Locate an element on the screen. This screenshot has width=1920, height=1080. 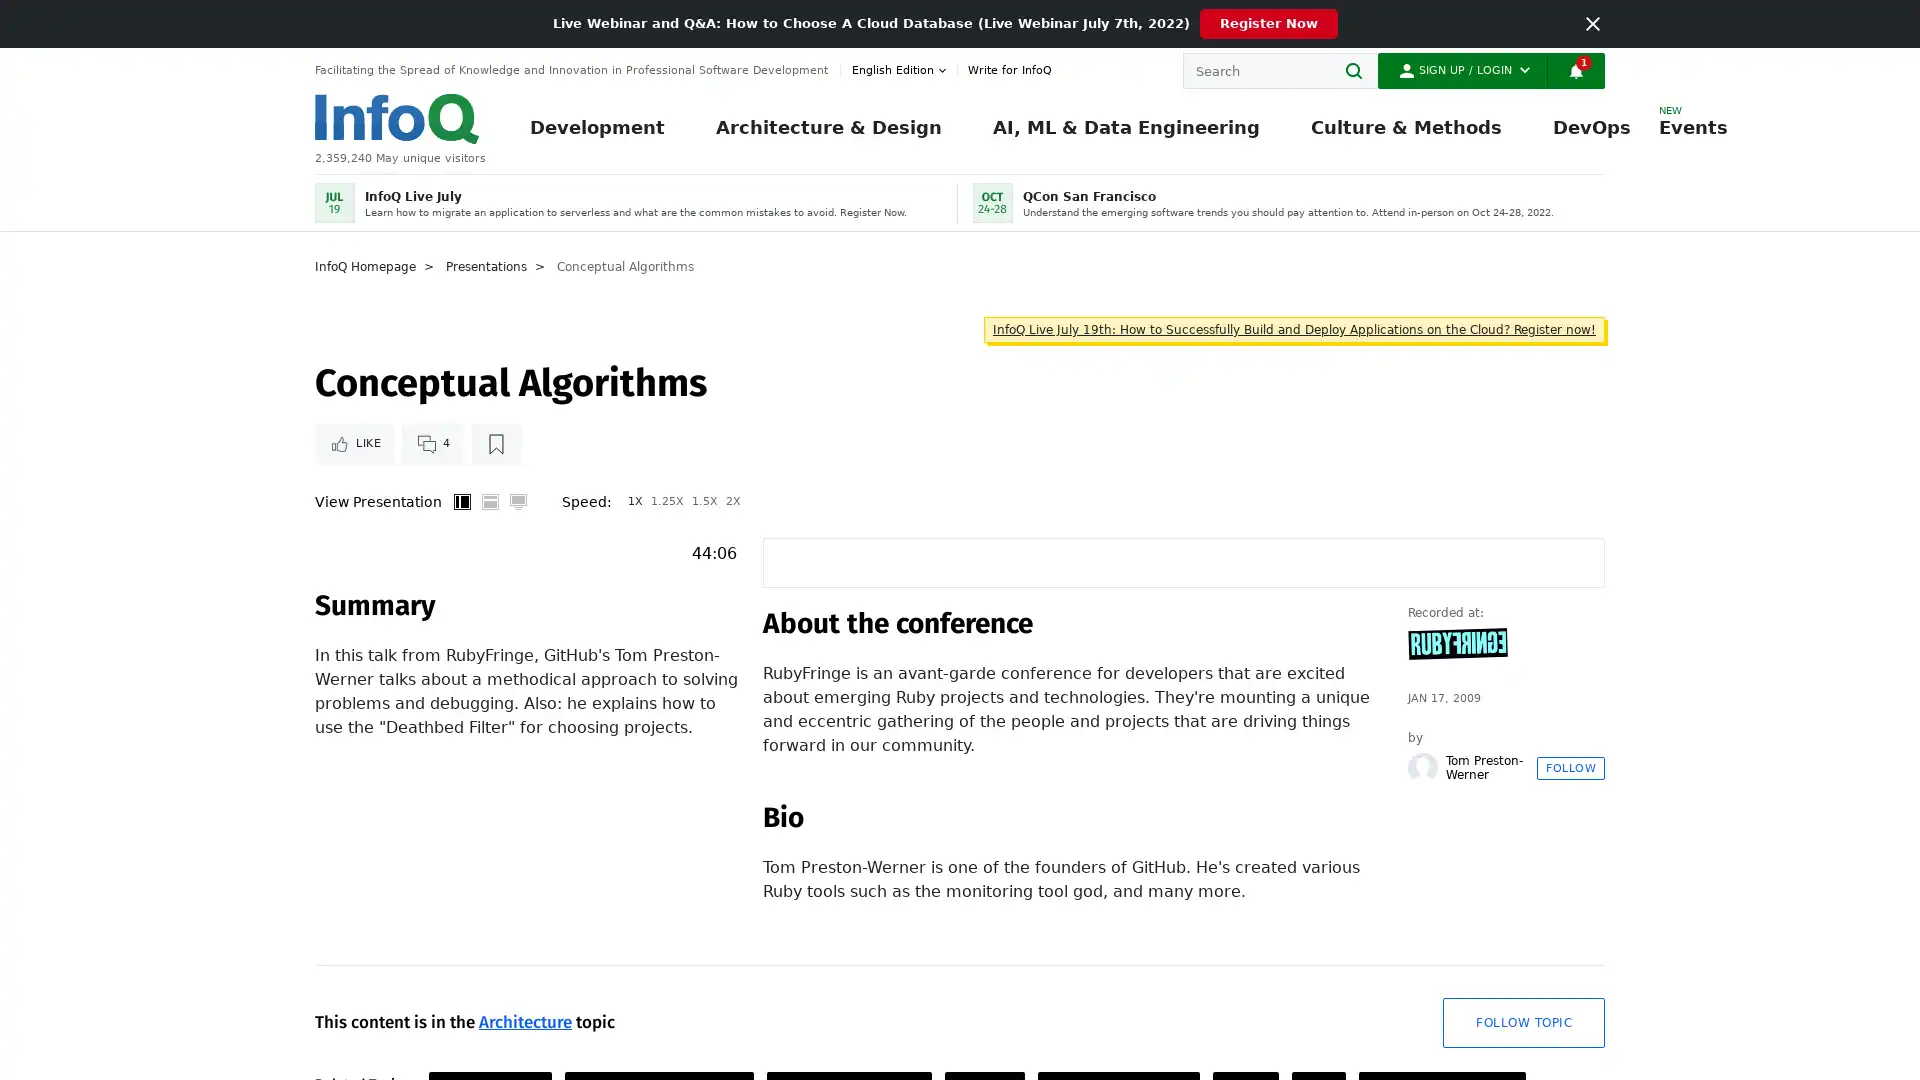
Sign Up / Login is located at coordinates (1462, 69).